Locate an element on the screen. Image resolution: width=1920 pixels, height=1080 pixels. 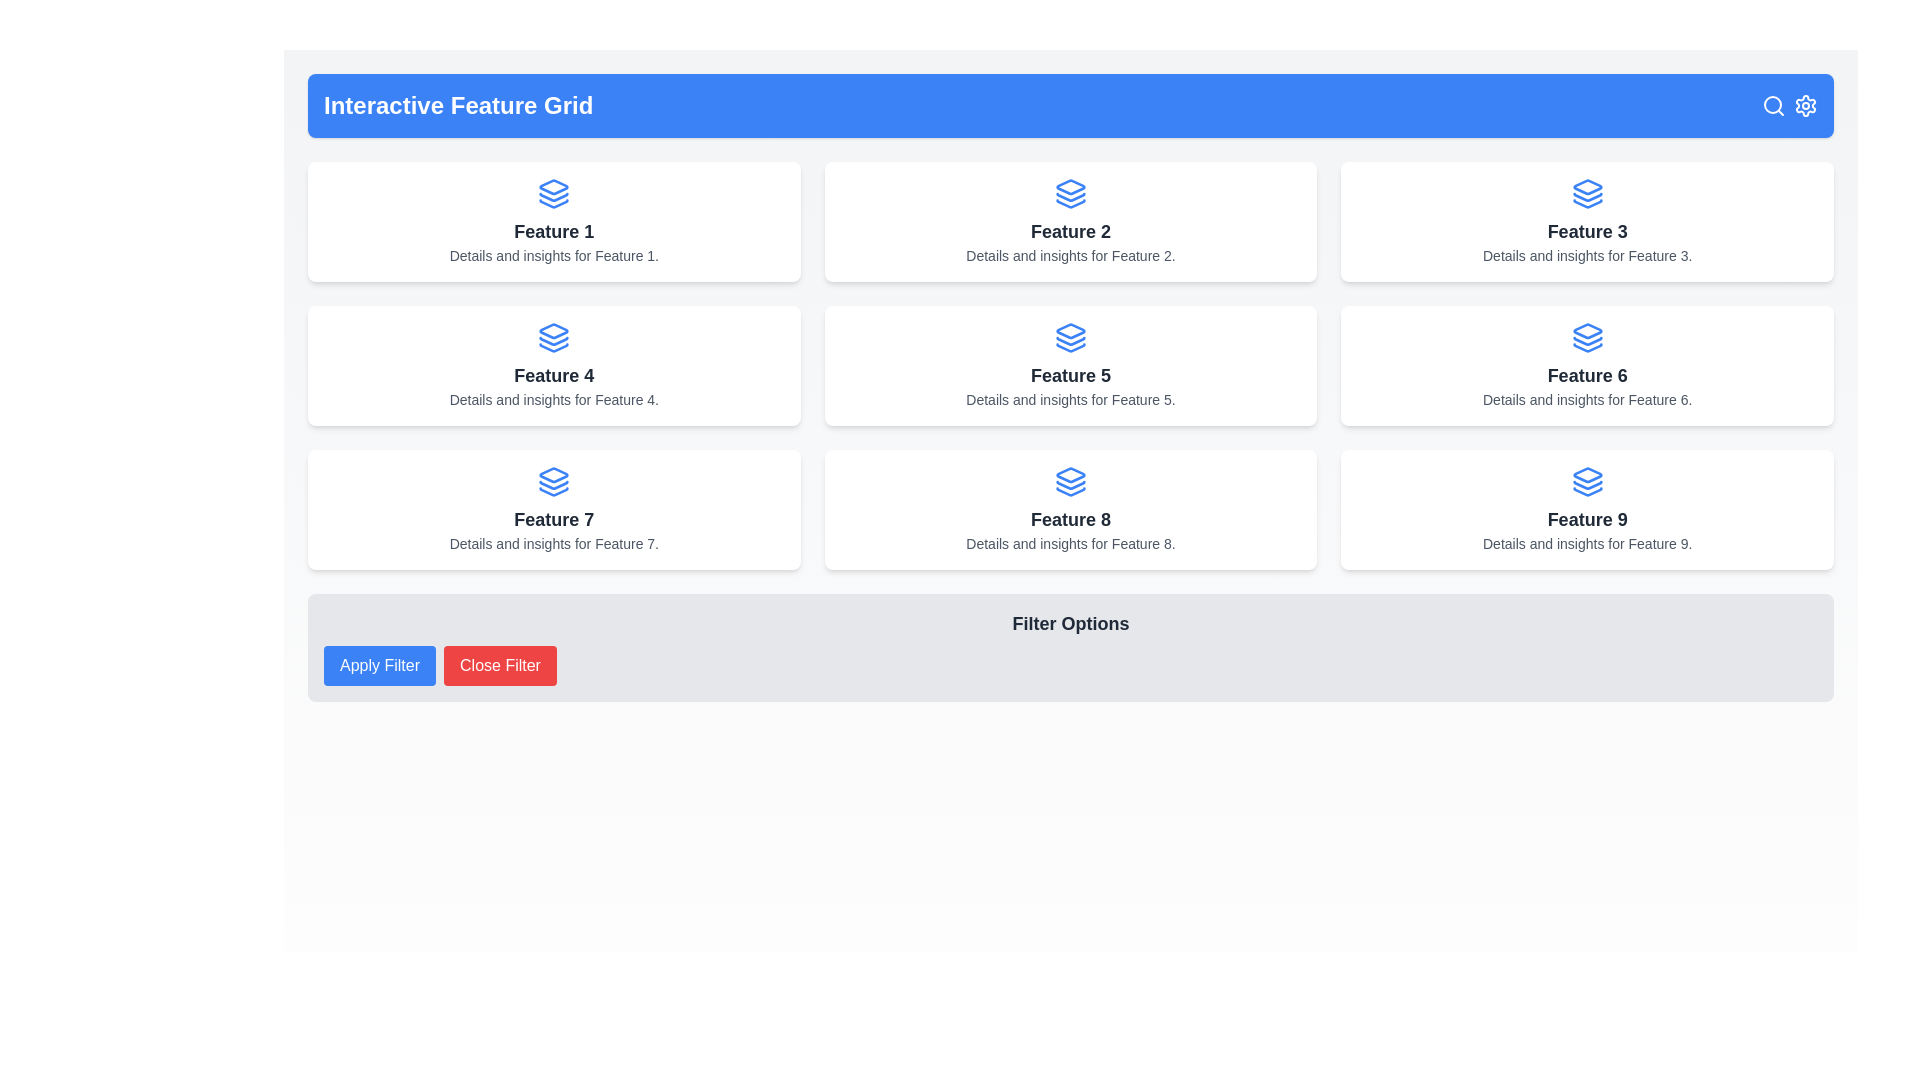
the topmost blue three-layered stack icon above the text 'Feature 4' located in the second row, first column of the grid layout is located at coordinates (554, 337).